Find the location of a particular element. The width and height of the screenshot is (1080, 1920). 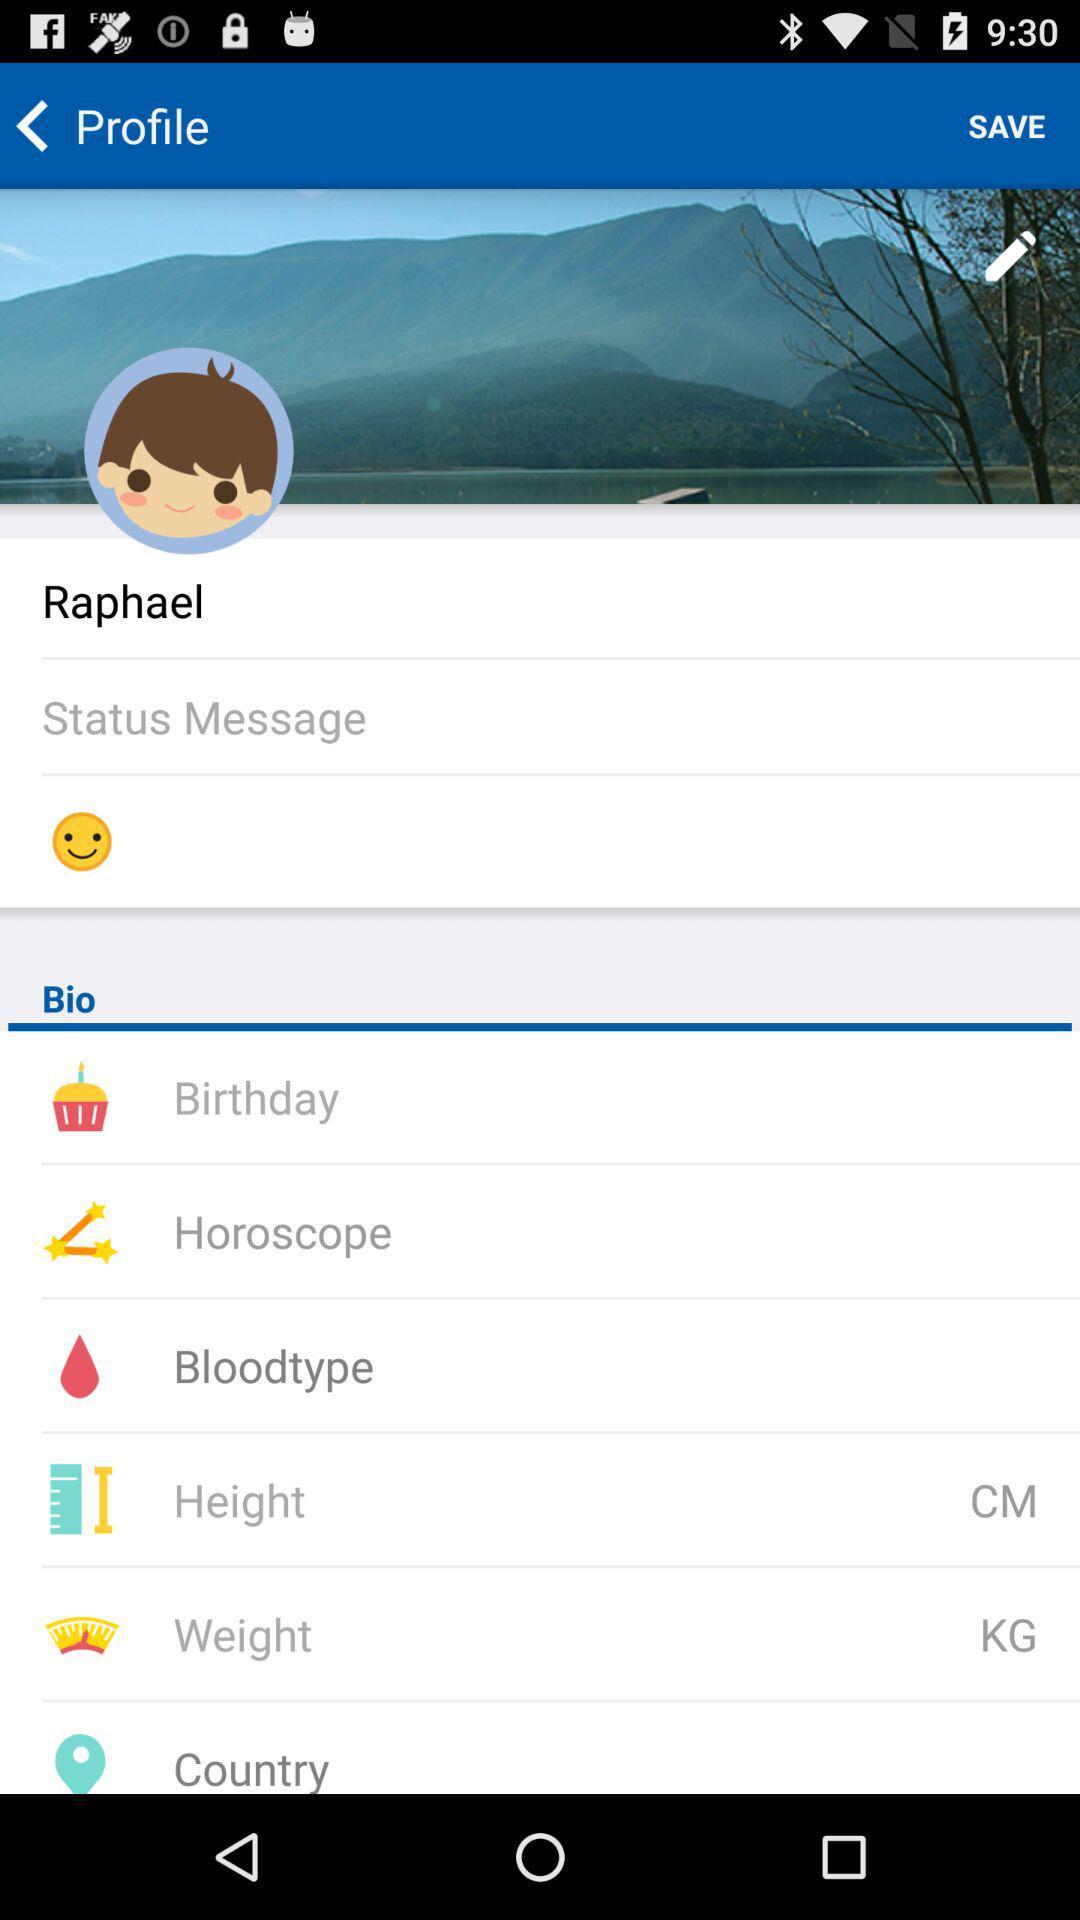

height is located at coordinates (434, 1499).